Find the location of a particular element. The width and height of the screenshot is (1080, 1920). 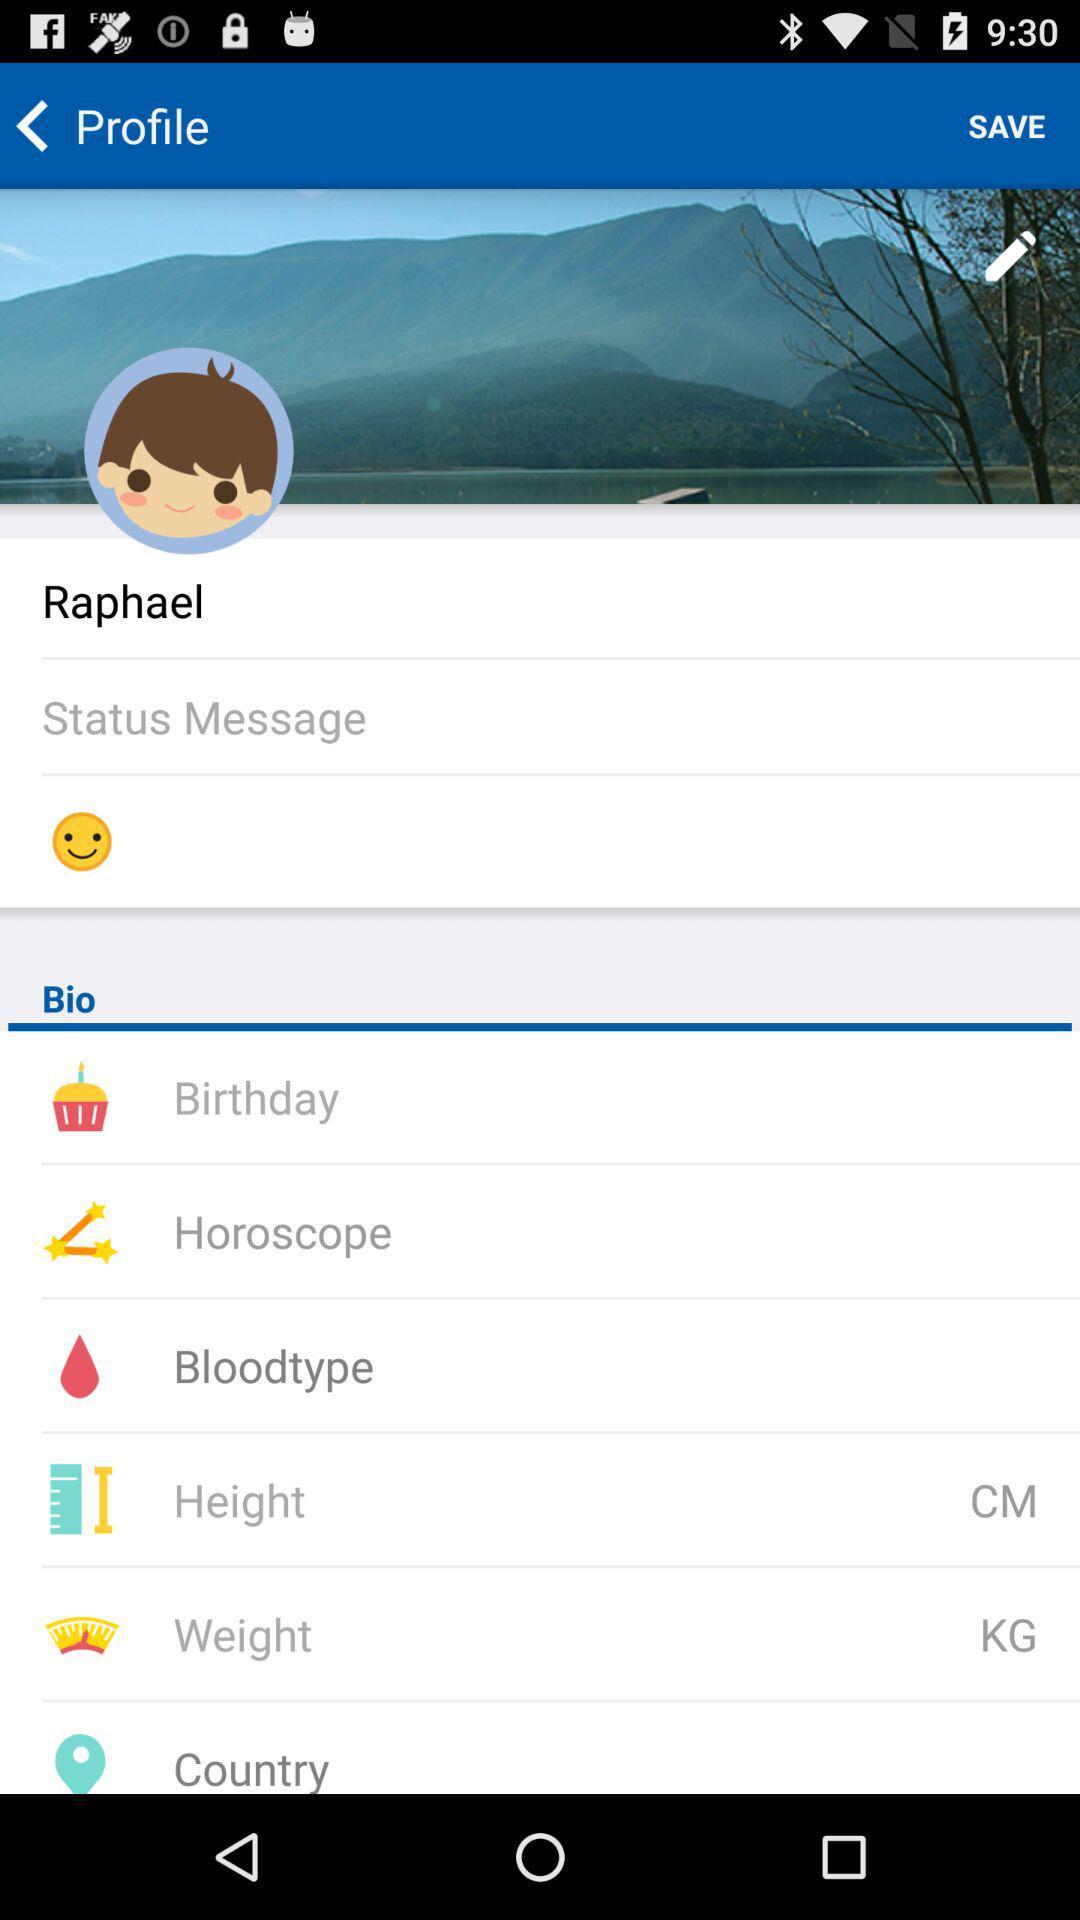

height is located at coordinates (434, 1499).